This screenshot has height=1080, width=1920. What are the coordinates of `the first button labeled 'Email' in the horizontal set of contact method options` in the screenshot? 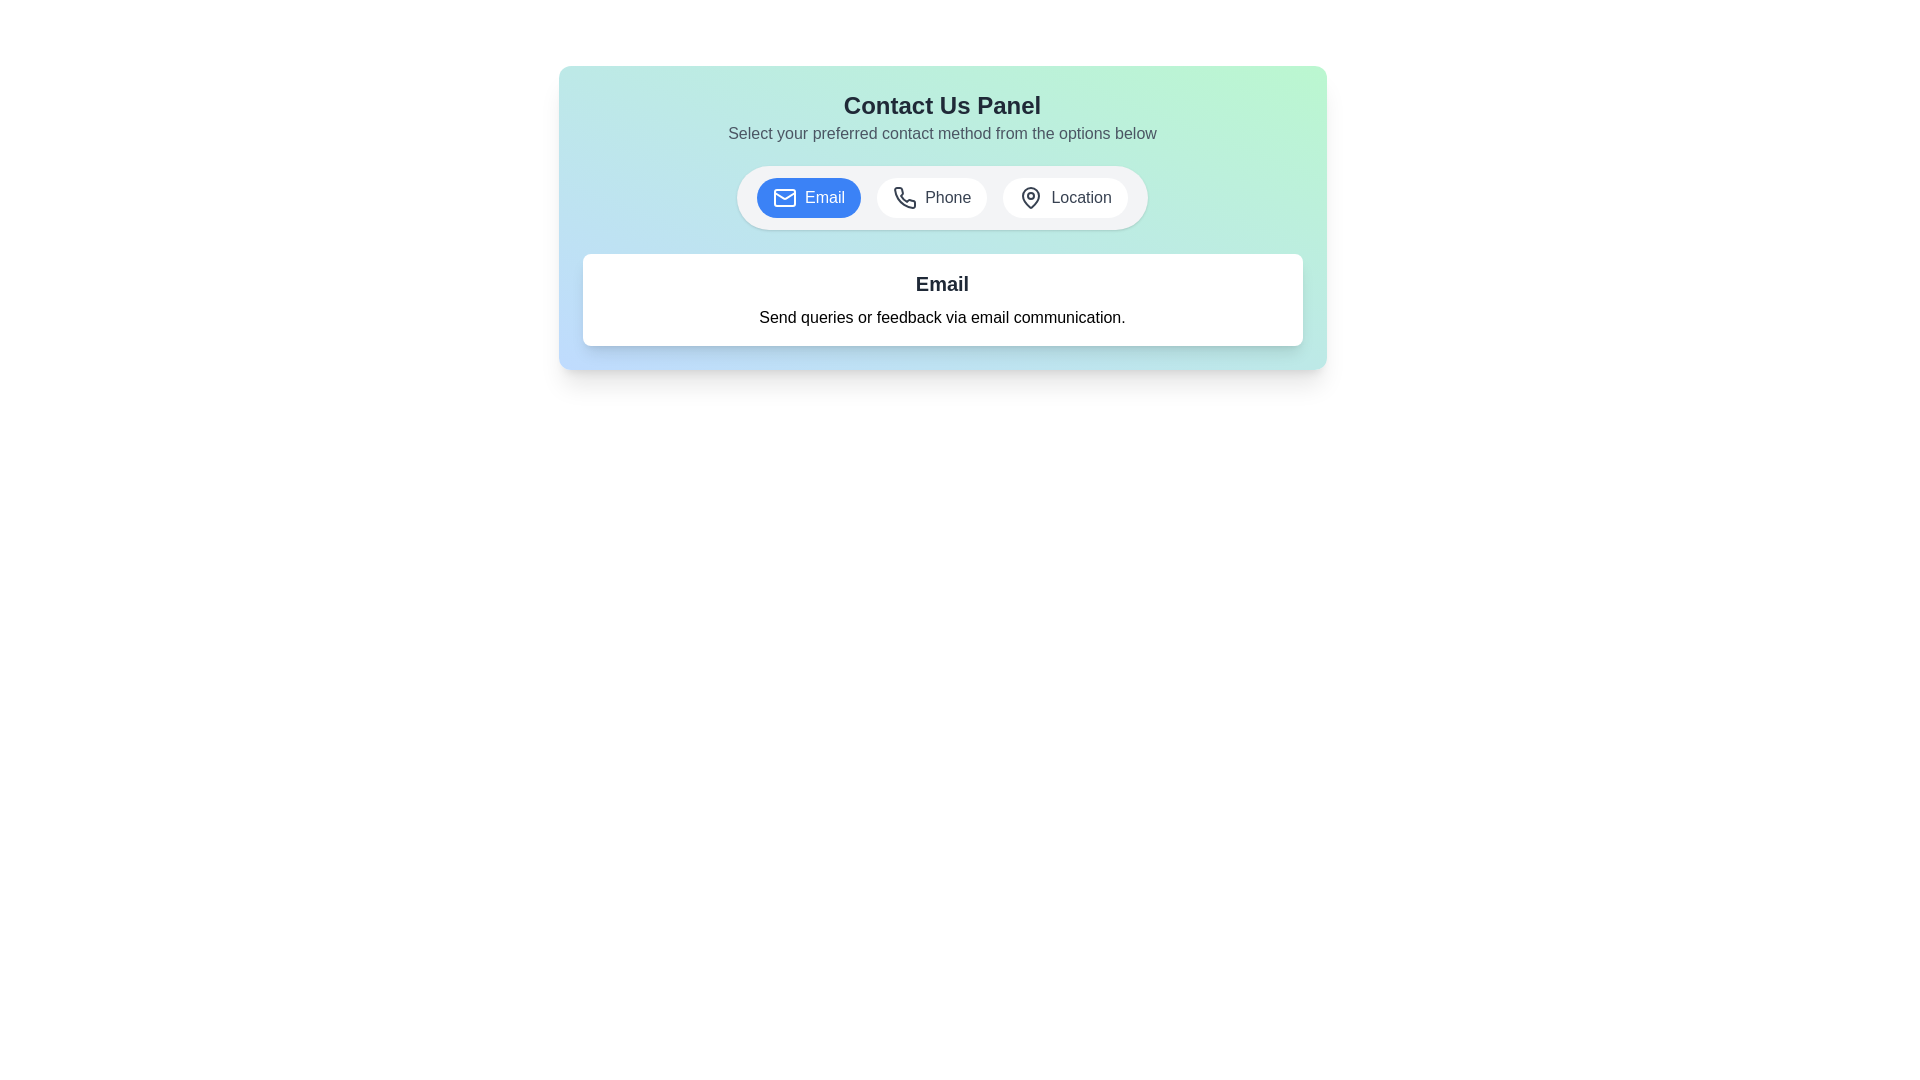 It's located at (809, 197).